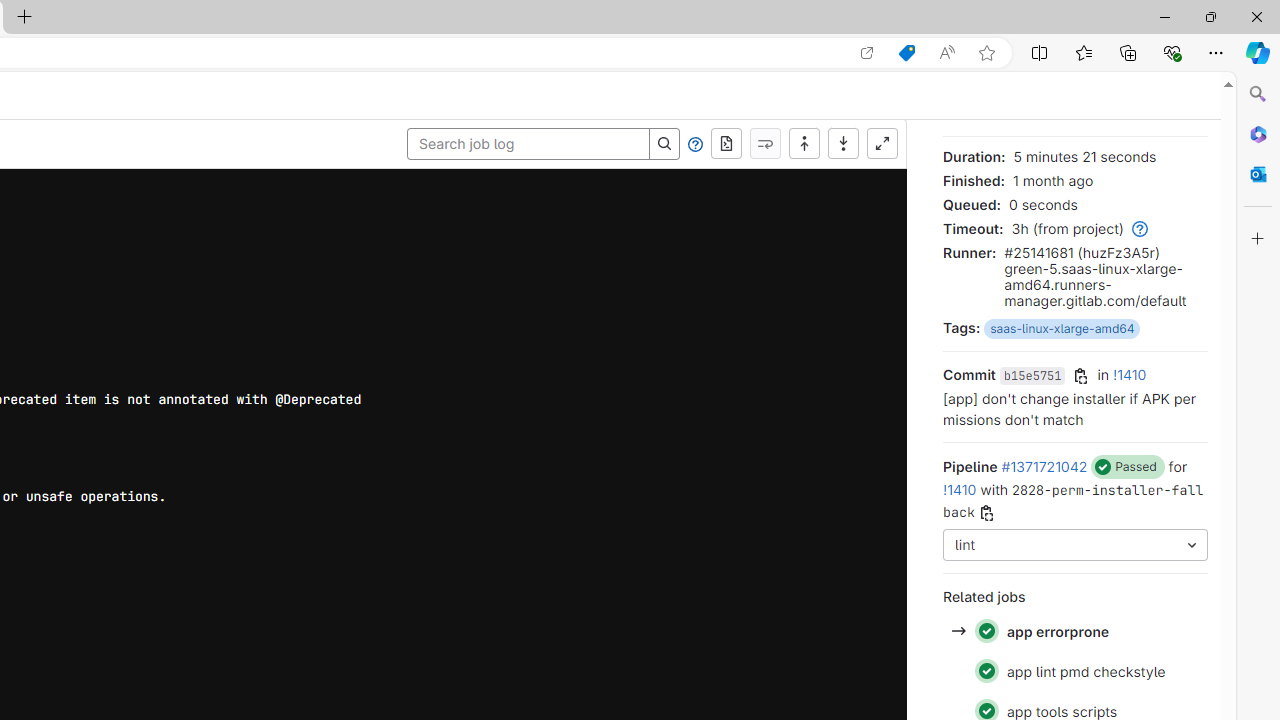 The image size is (1280, 720). I want to click on 'Scroll to next failure', so click(764, 143).